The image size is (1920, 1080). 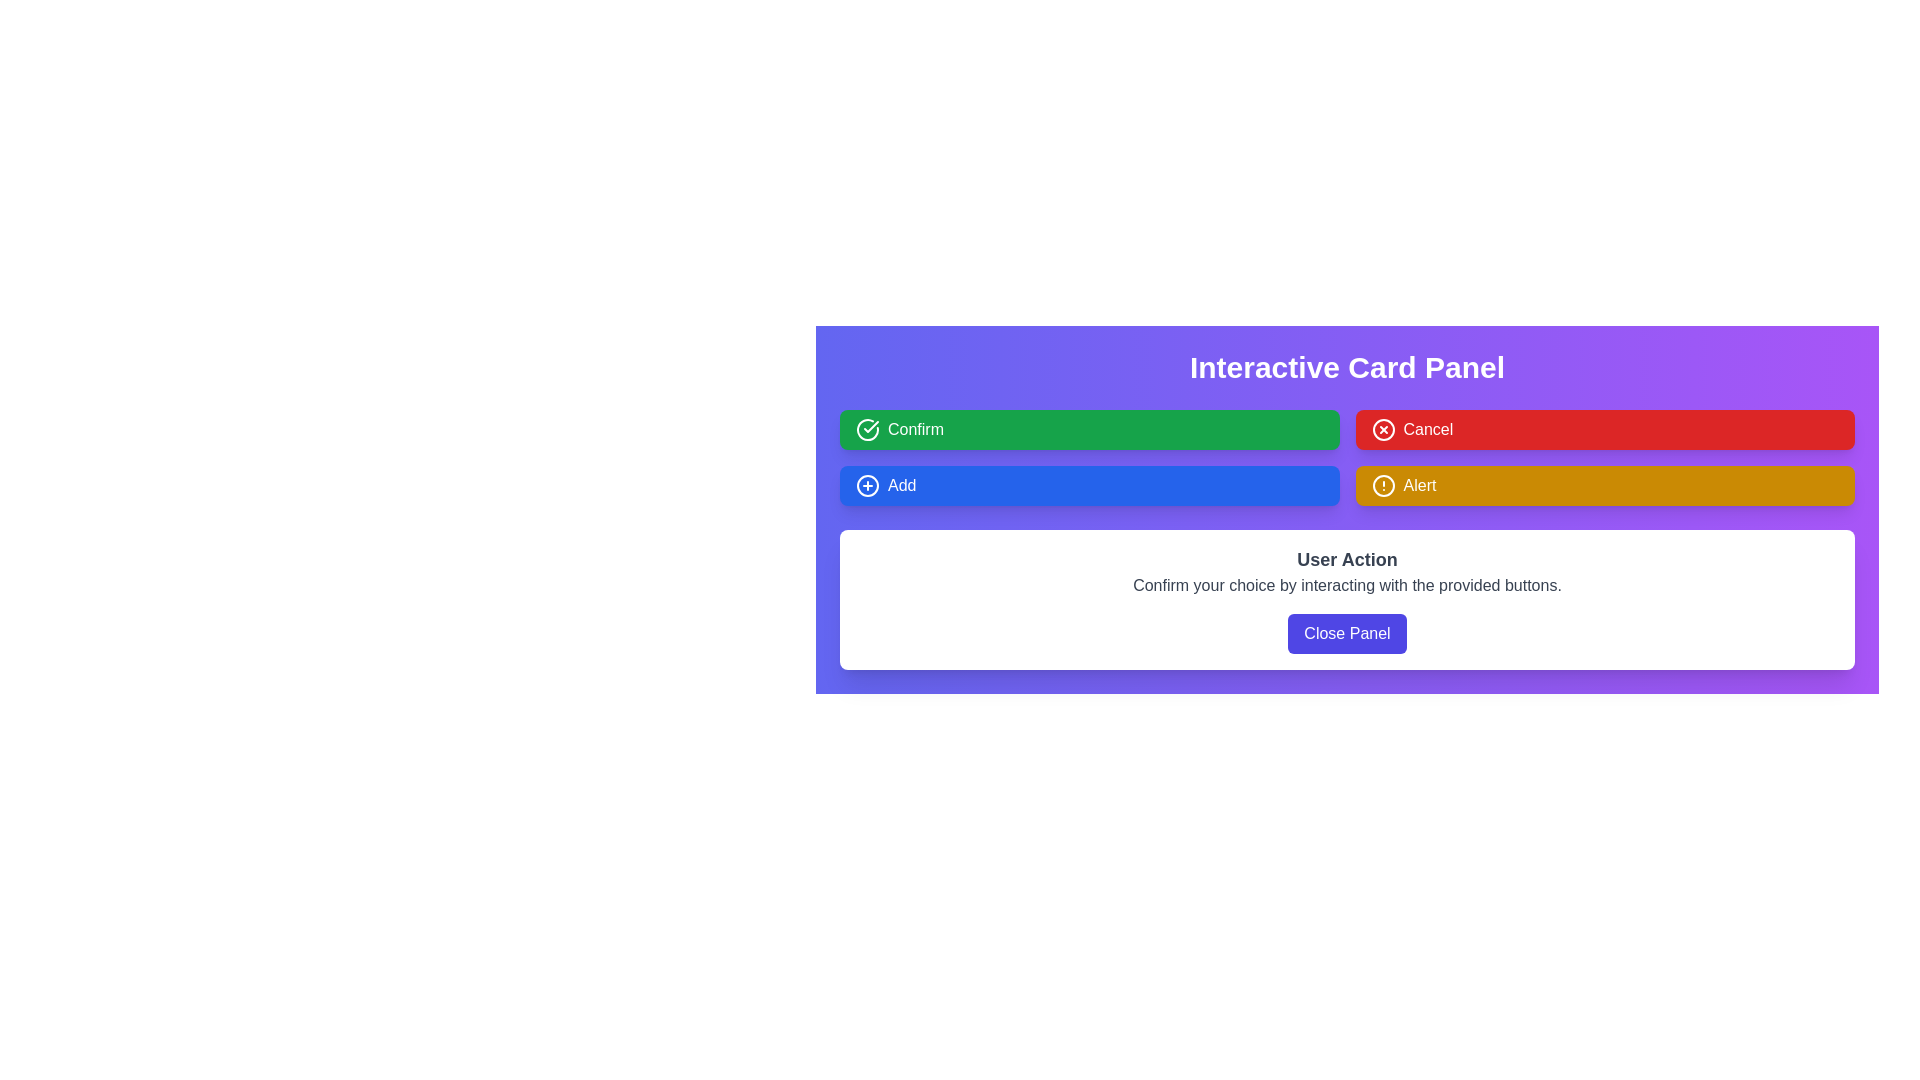 I want to click on the cancel button located in the second column of the top row of the button grid to provide visual feedback, so click(x=1605, y=428).